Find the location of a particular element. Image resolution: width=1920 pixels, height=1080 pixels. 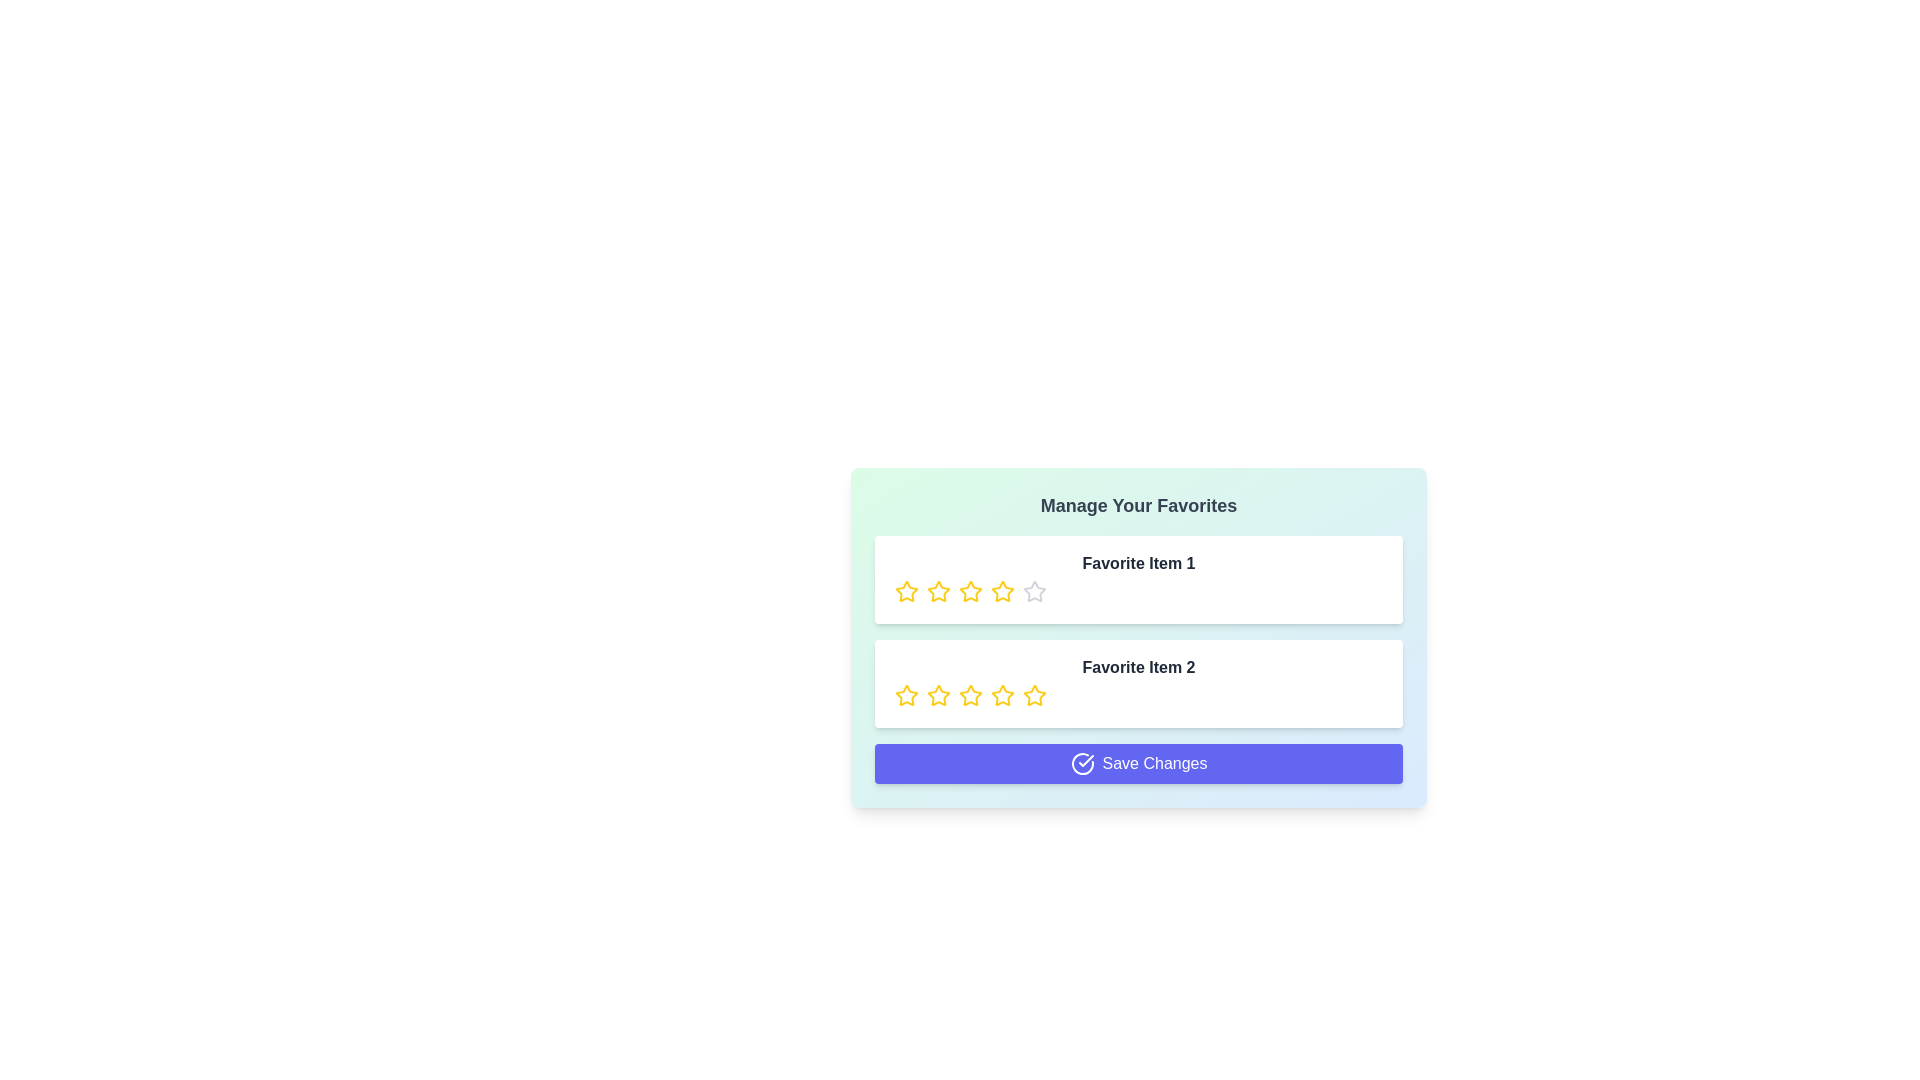

the rating of a favorite item to 1 stars is located at coordinates (906, 590).